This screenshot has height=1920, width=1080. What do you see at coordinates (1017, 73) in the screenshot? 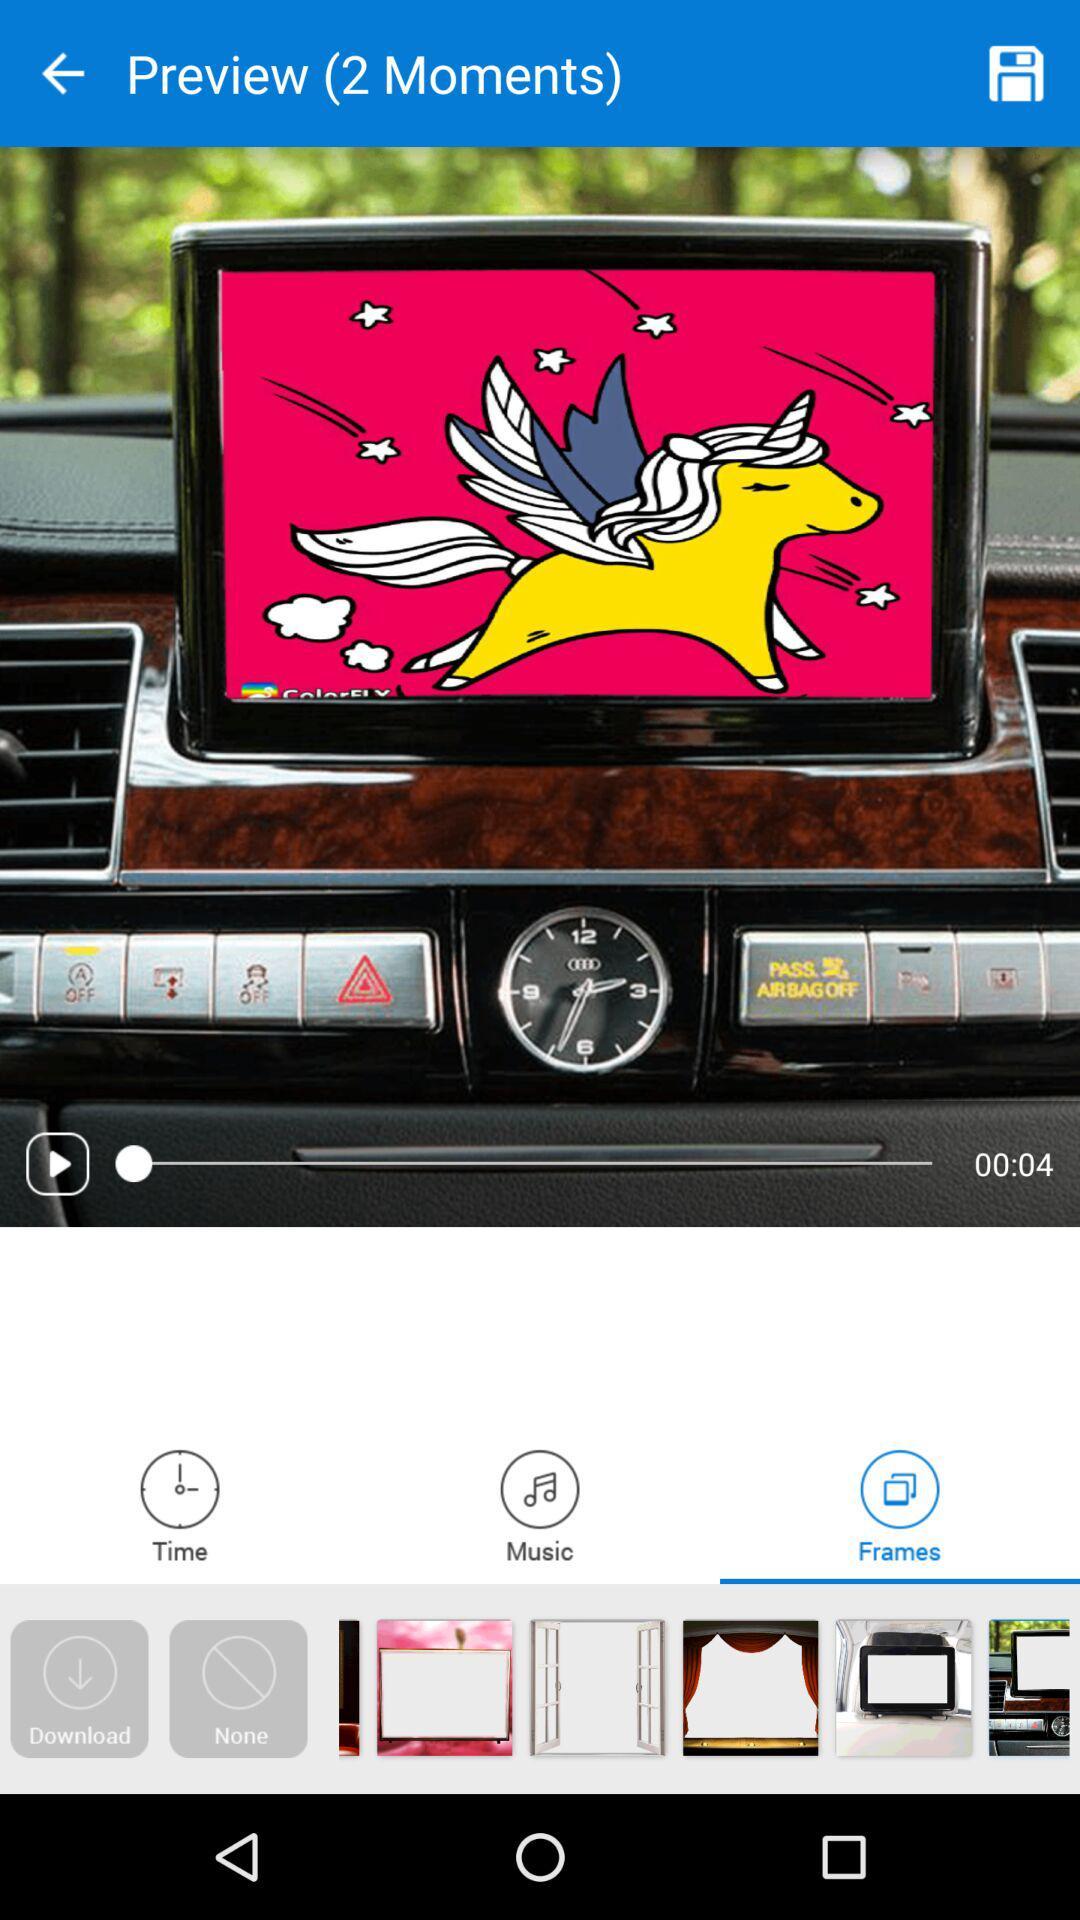
I see `file` at bounding box center [1017, 73].